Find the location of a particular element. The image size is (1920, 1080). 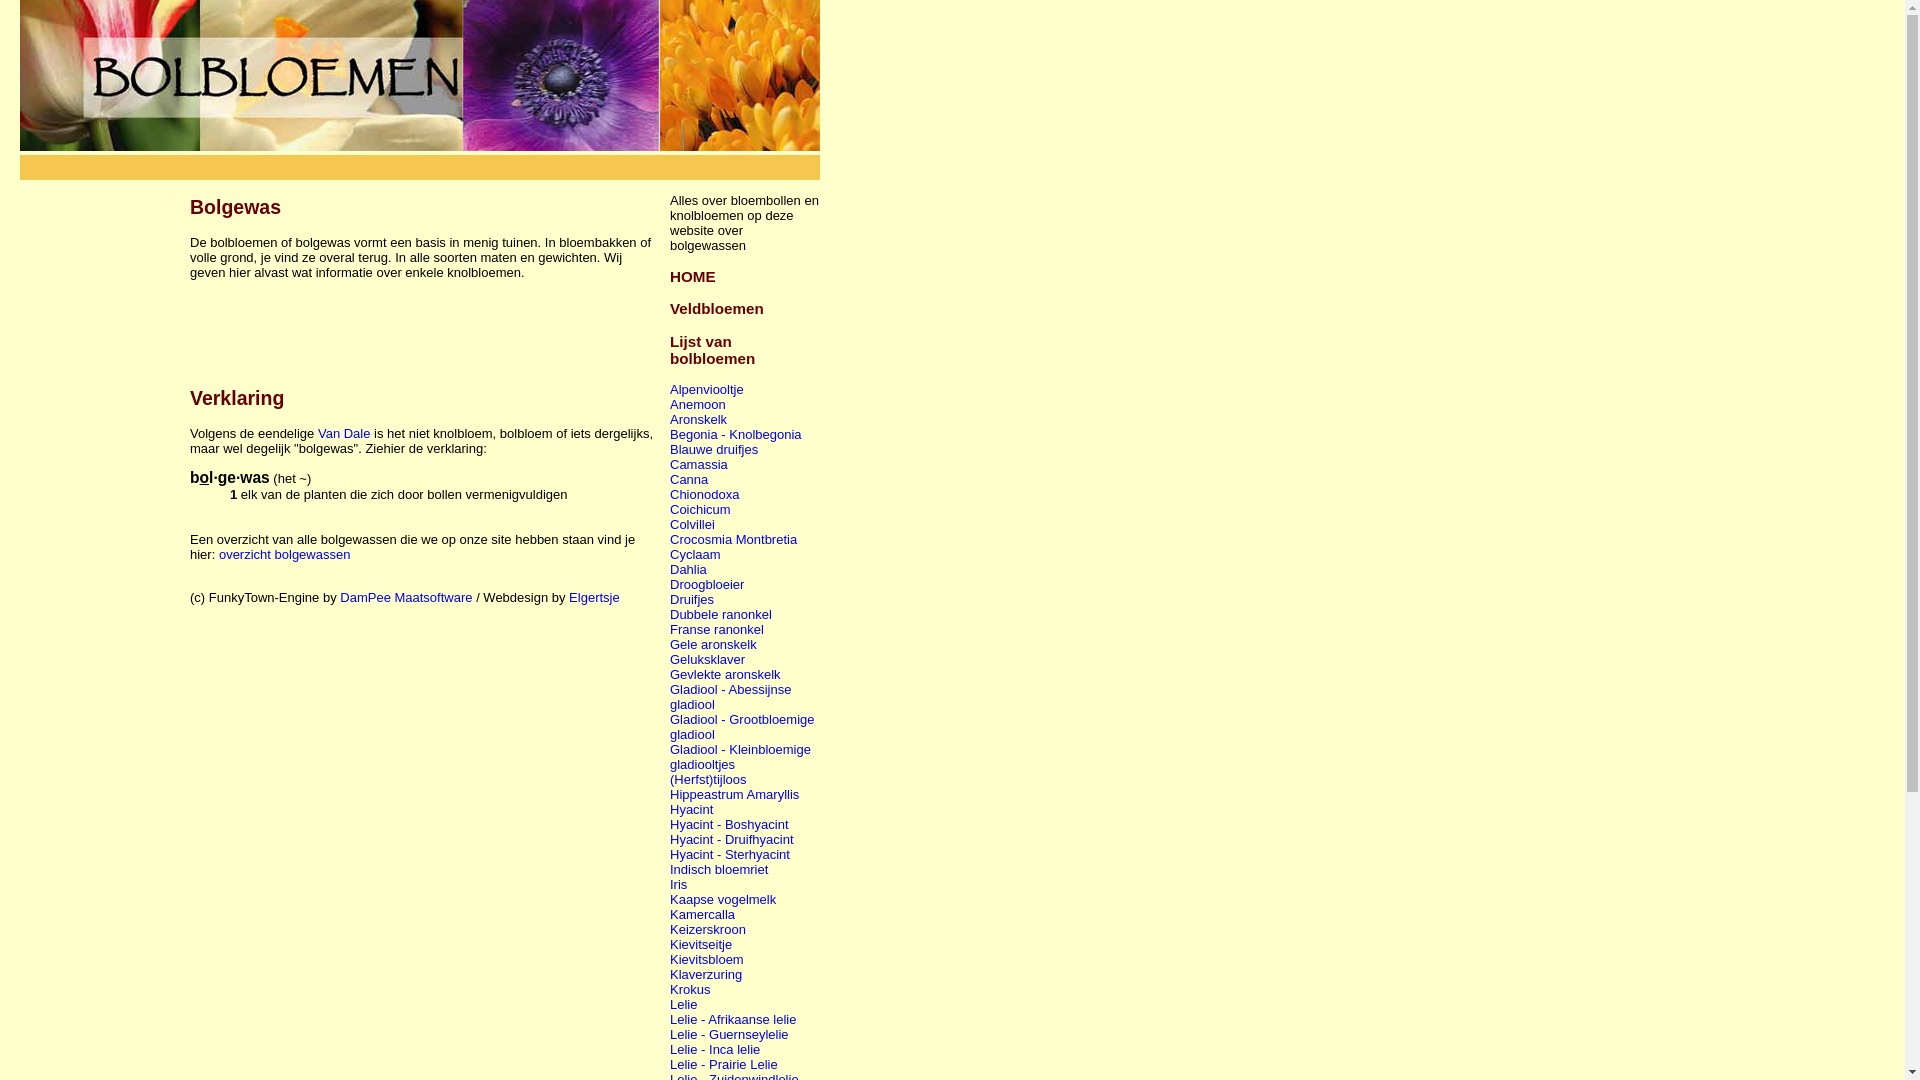

'Kievitsbloem' is located at coordinates (670, 958).